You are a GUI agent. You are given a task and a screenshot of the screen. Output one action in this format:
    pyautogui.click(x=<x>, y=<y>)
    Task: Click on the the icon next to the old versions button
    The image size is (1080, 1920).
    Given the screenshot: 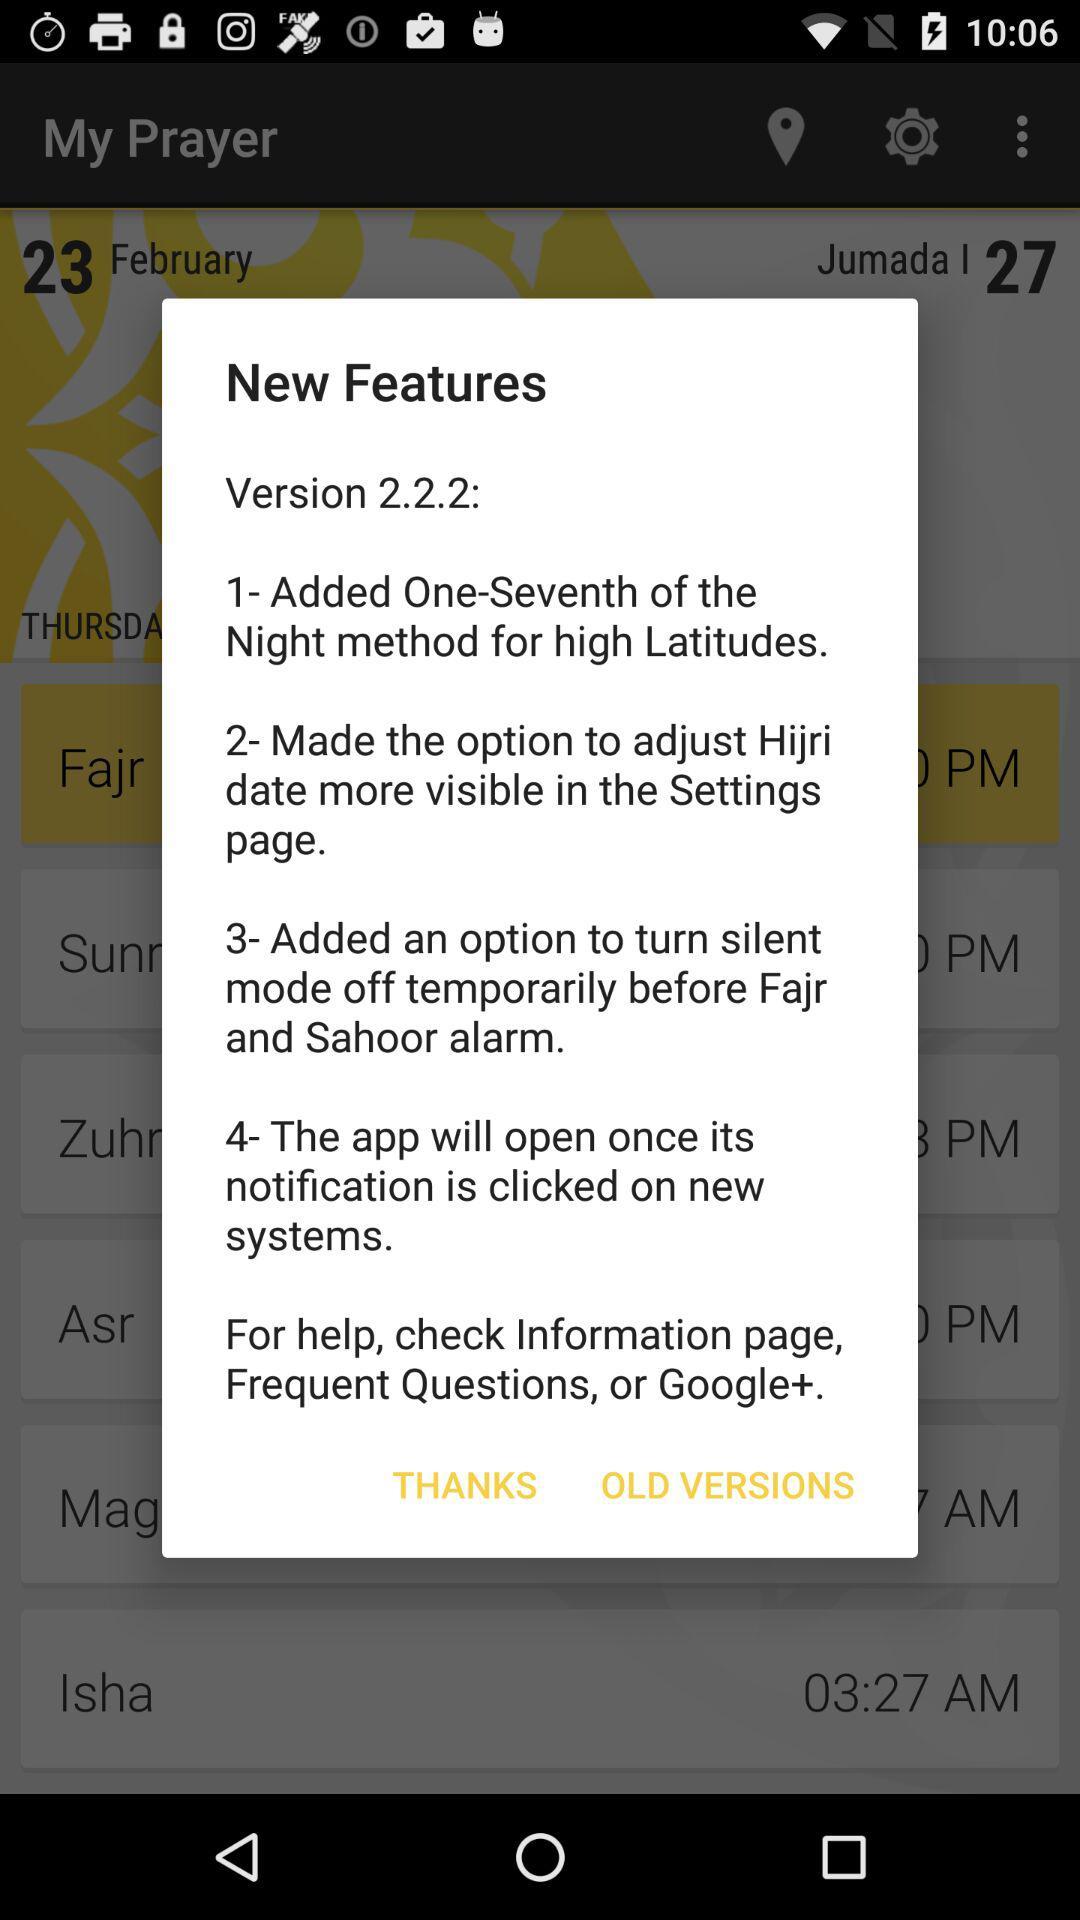 What is the action you would take?
    pyautogui.click(x=465, y=1484)
    